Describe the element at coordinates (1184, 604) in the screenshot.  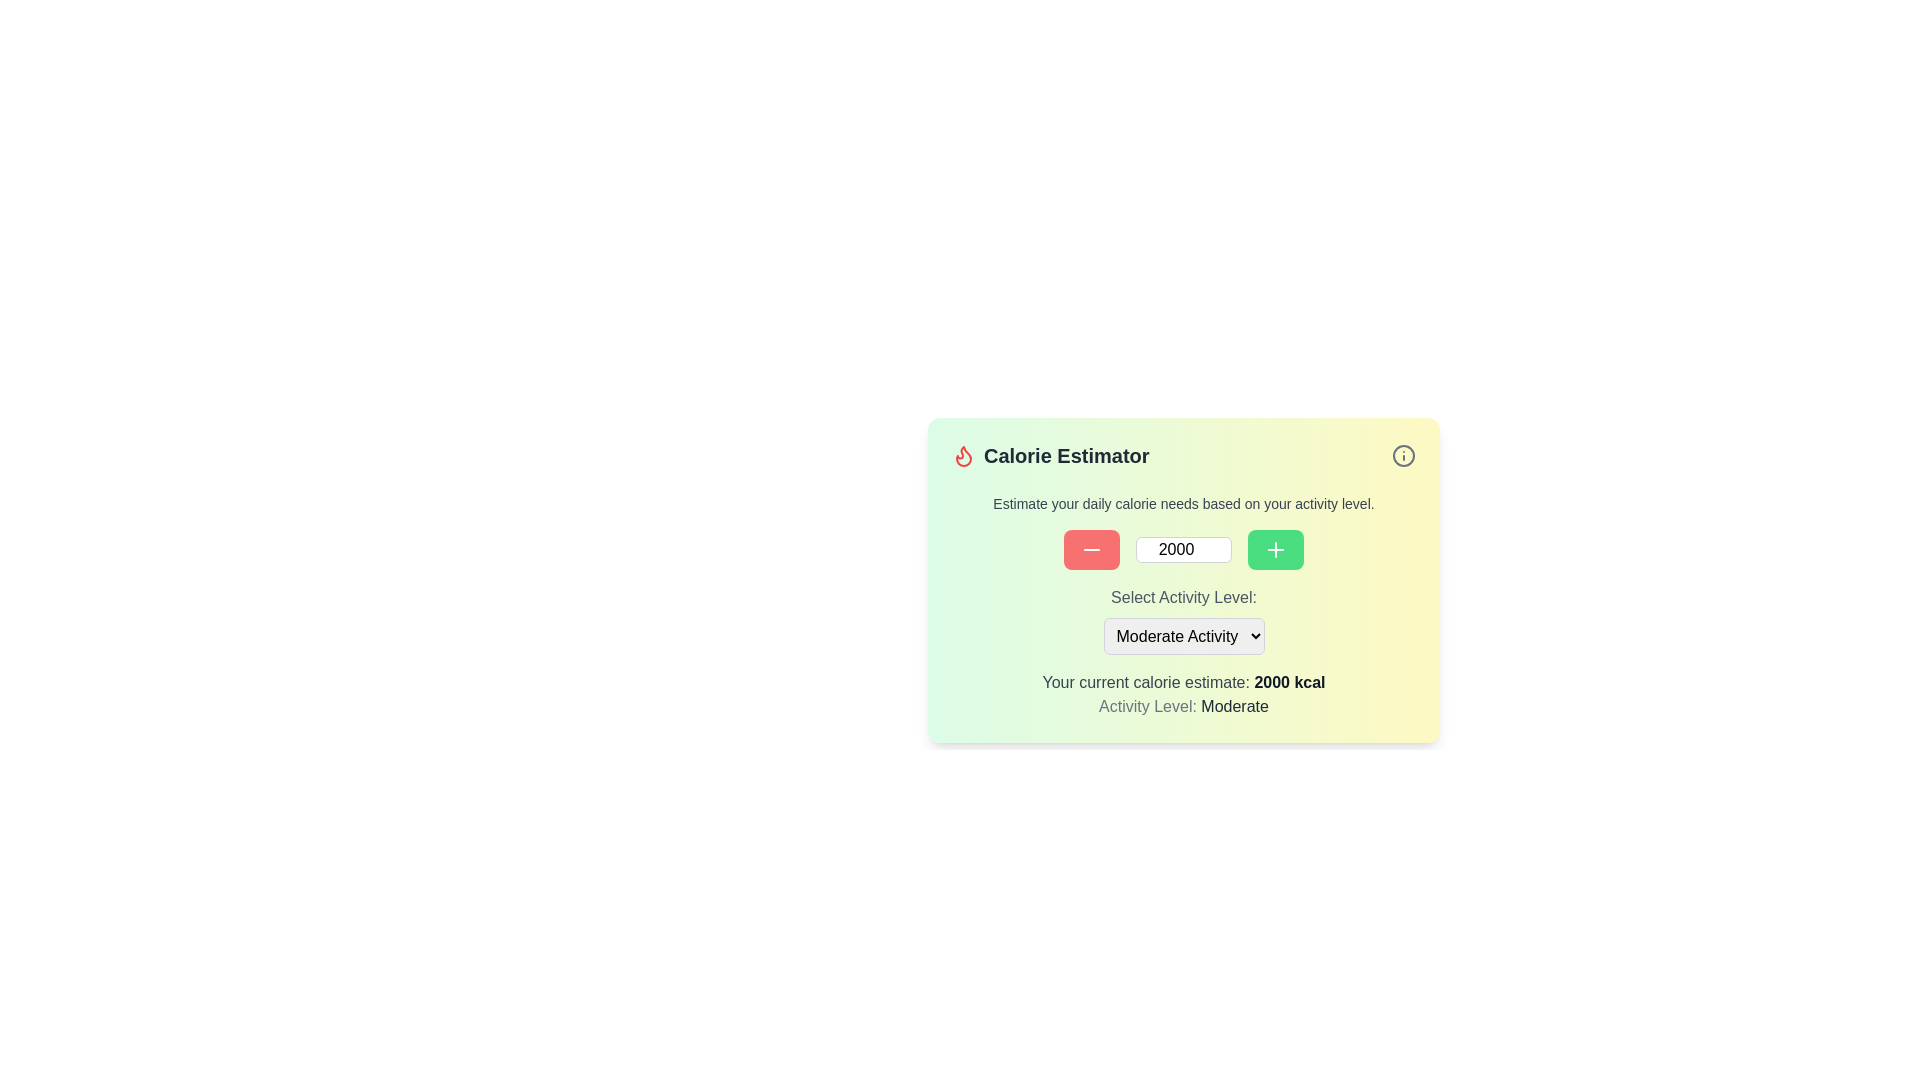
I see `options from the dropdown menu located in the Calorie Estimator section of the interface, which features interactive components for calorie estimate settings` at that location.